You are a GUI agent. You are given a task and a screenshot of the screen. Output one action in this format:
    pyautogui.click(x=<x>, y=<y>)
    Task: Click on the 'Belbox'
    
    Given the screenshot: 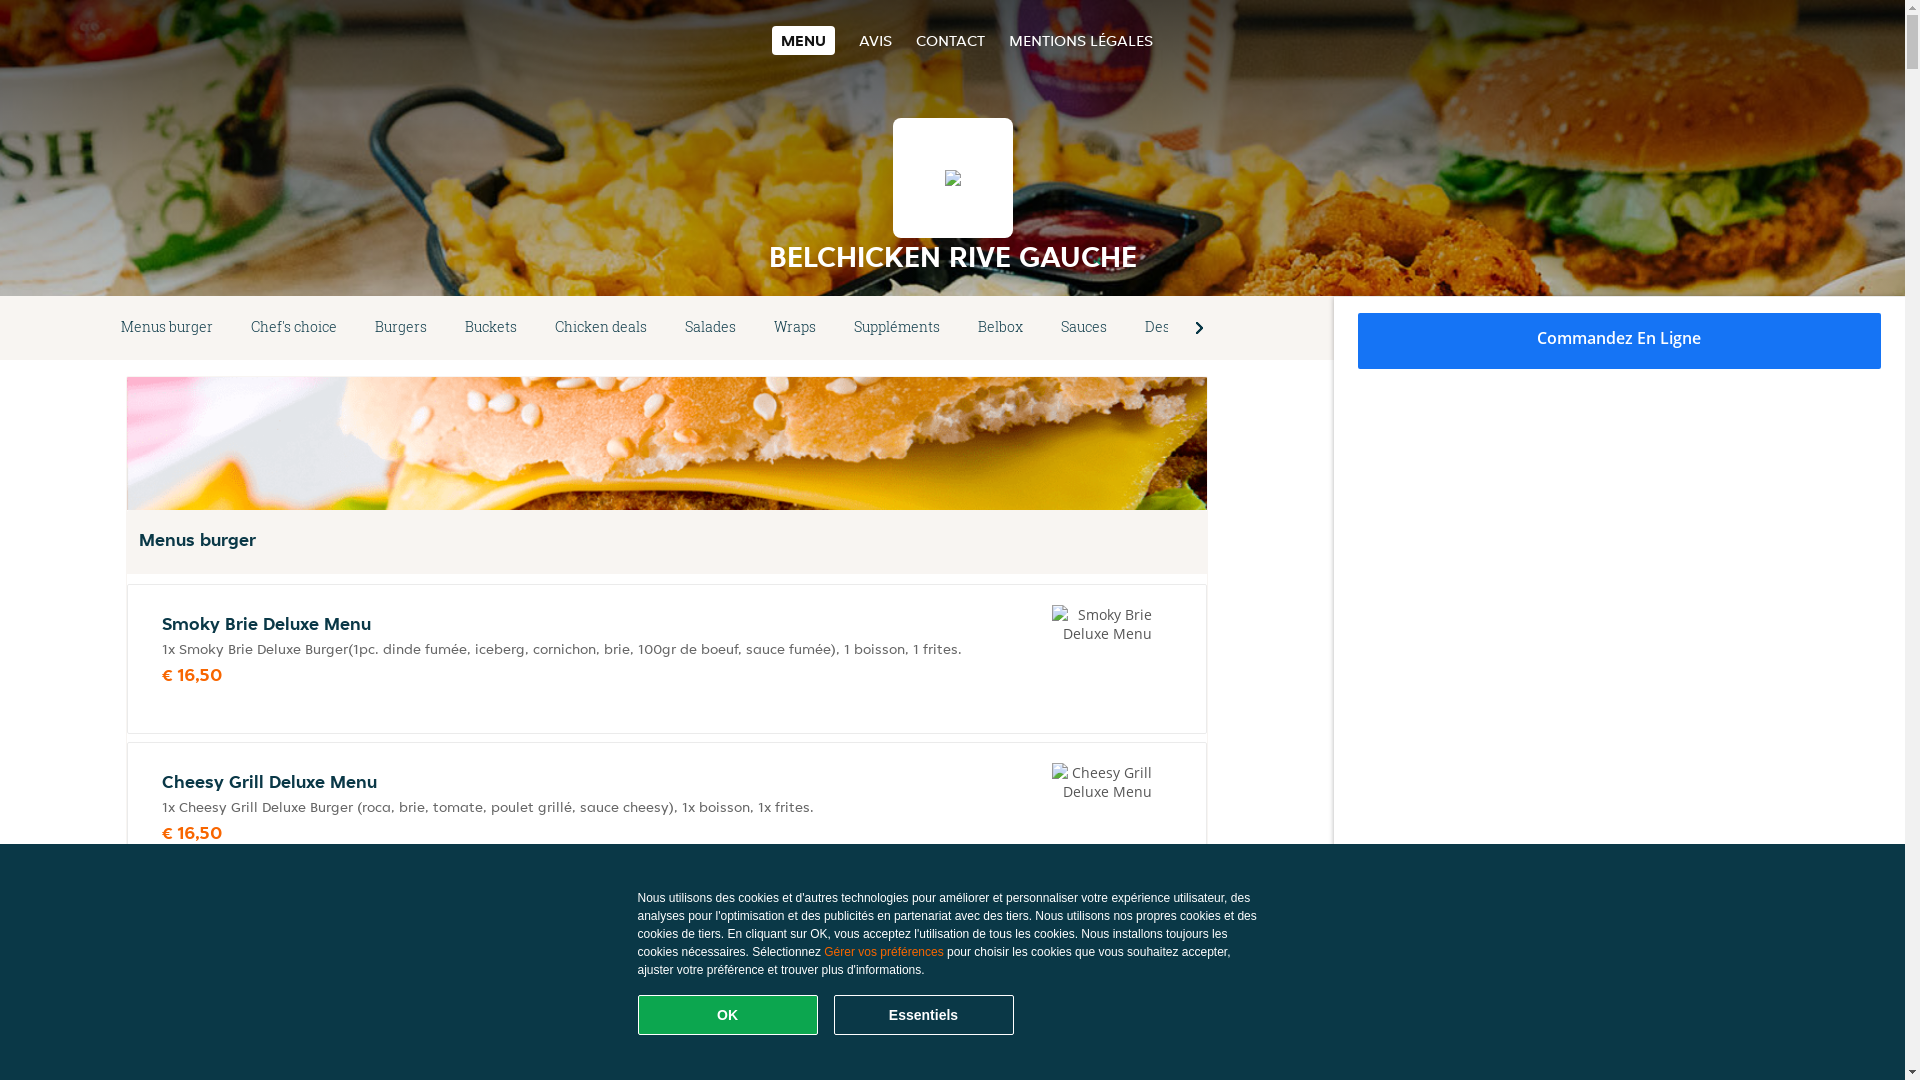 What is the action you would take?
    pyautogui.click(x=1000, y=326)
    